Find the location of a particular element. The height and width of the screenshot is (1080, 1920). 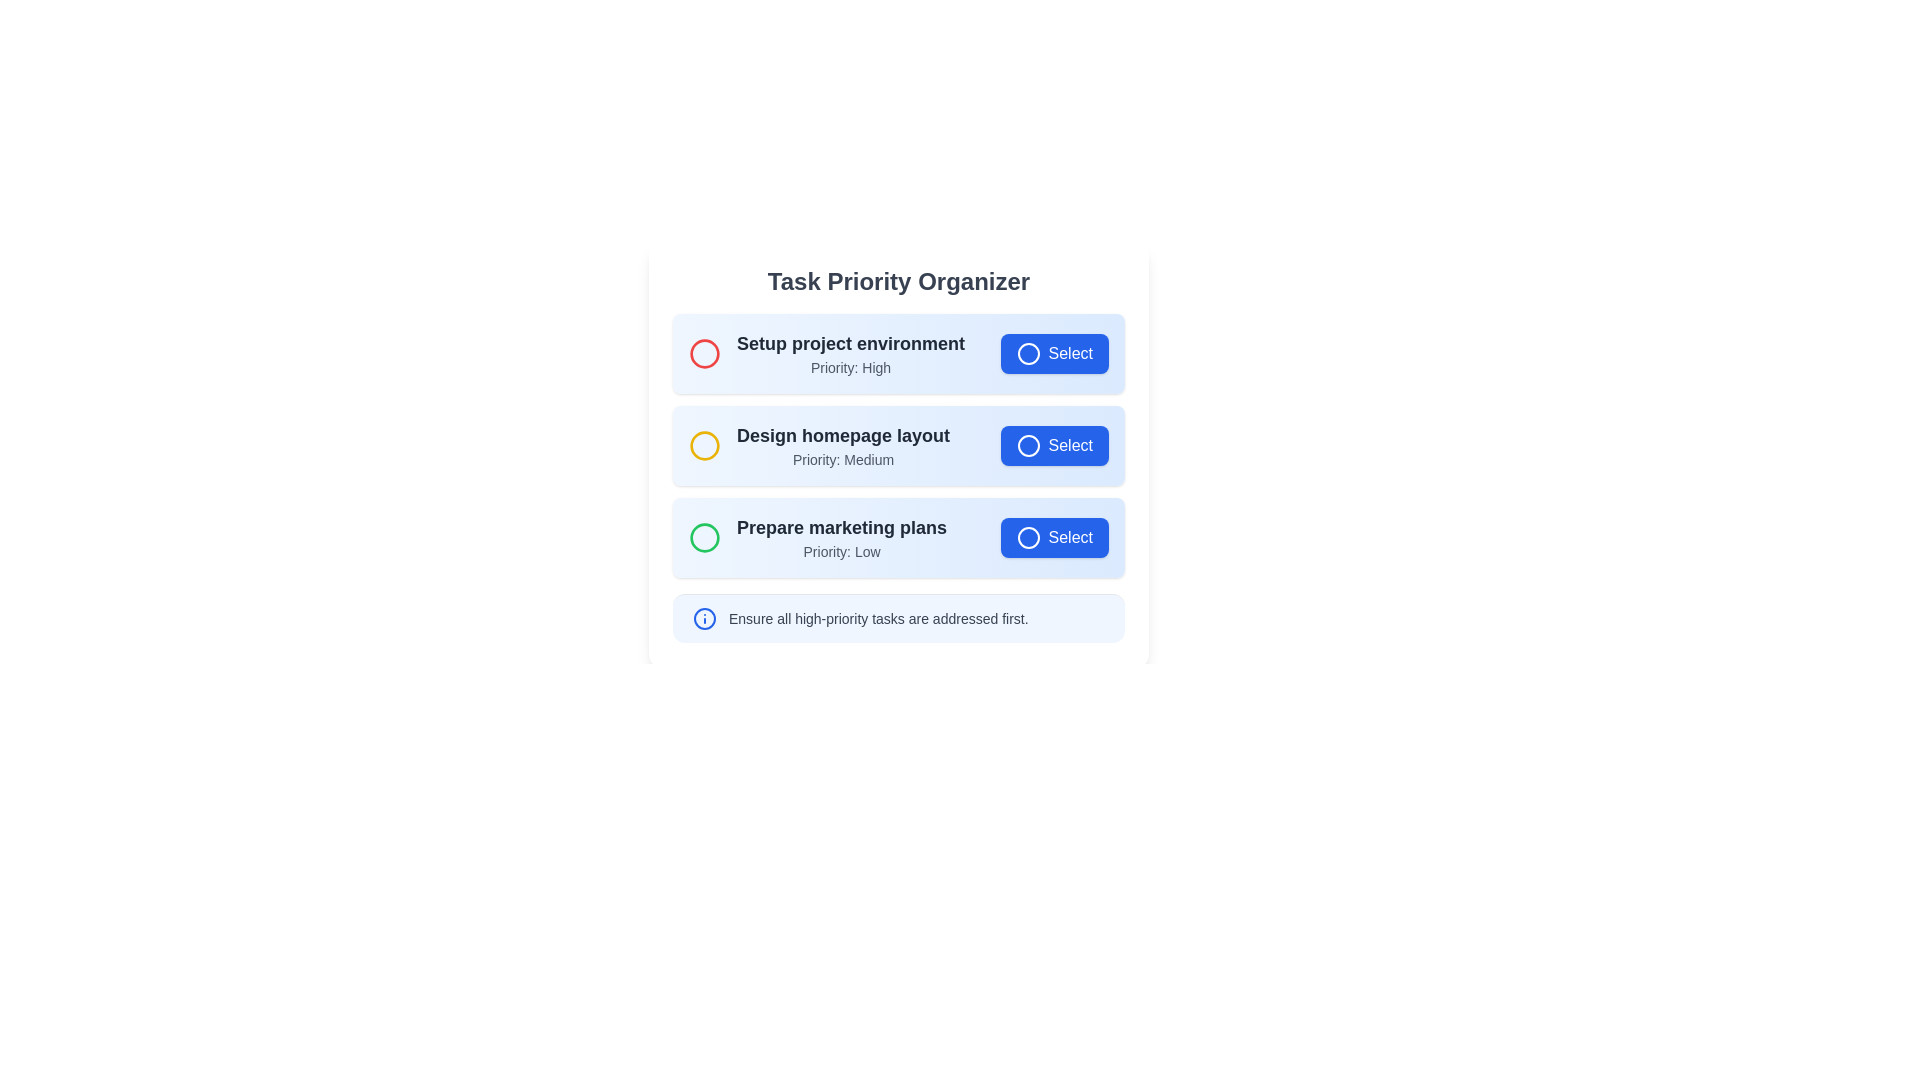

the selection button located on the right side of the 'Design homepage layout' row is located at coordinates (1053, 445).